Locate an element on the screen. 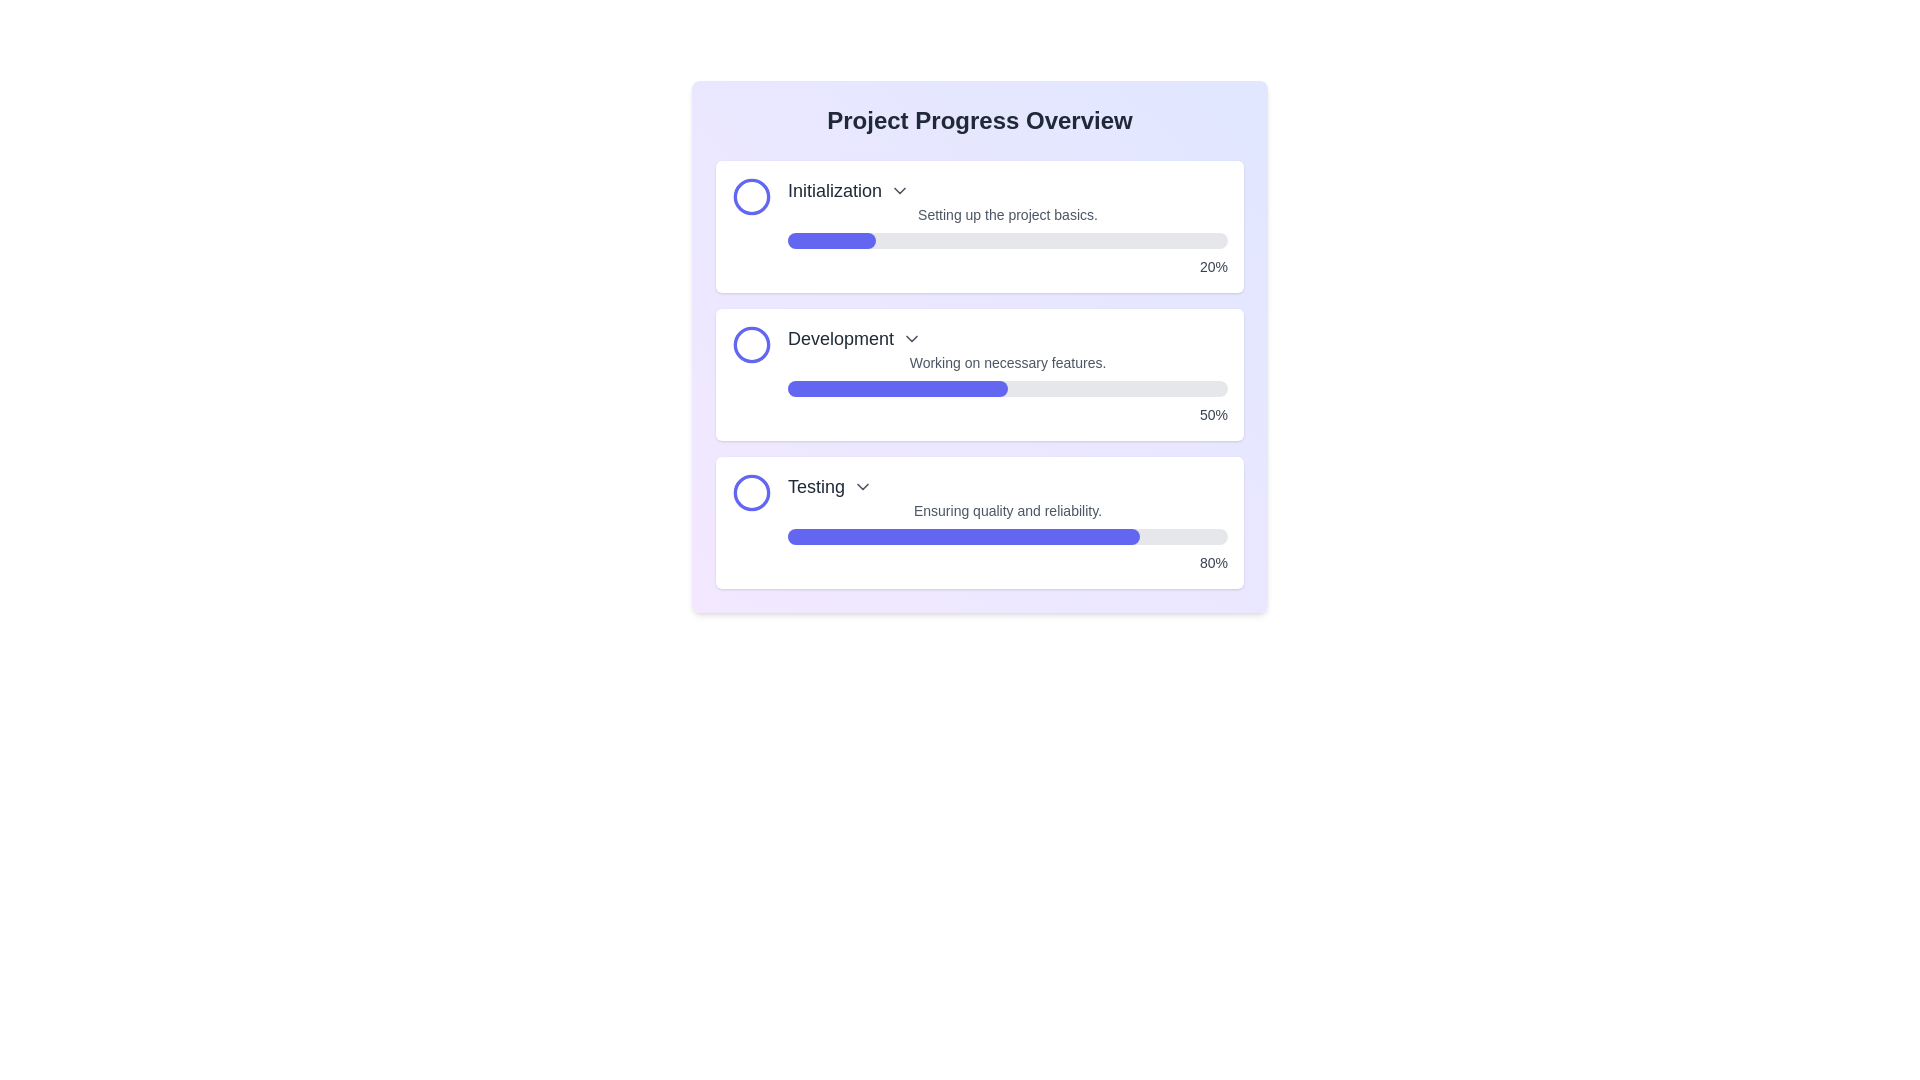 The width and height of the screenshot is (1920, 1080). the progress visually on the first progress bar indicating 20% completion under the 'Setting up the project basics.' text in the 'Initialization' section is located at coordinates (1008, 239).